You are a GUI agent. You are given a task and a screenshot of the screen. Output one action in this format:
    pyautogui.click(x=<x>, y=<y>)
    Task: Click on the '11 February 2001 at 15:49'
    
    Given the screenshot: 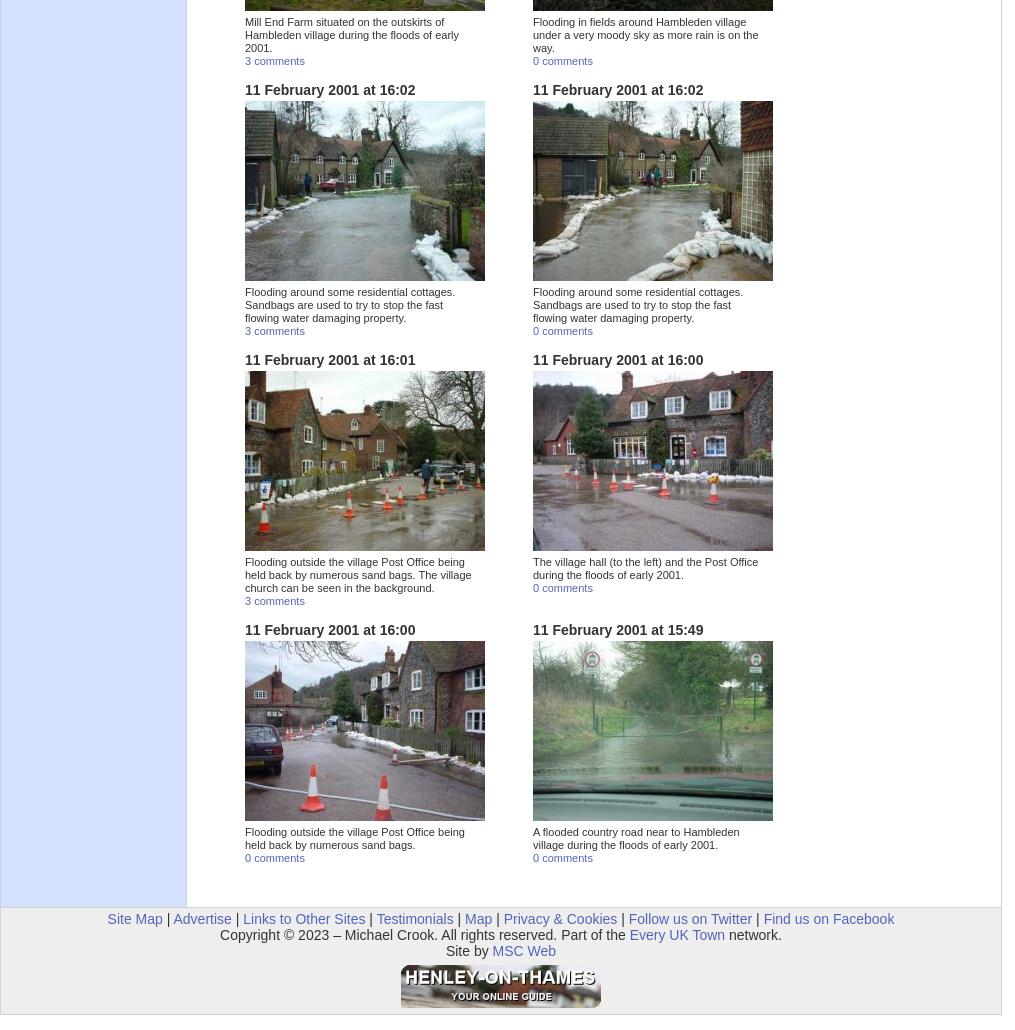 What is the action you would take?
    pyautogui.click(x=617, y=629)
    